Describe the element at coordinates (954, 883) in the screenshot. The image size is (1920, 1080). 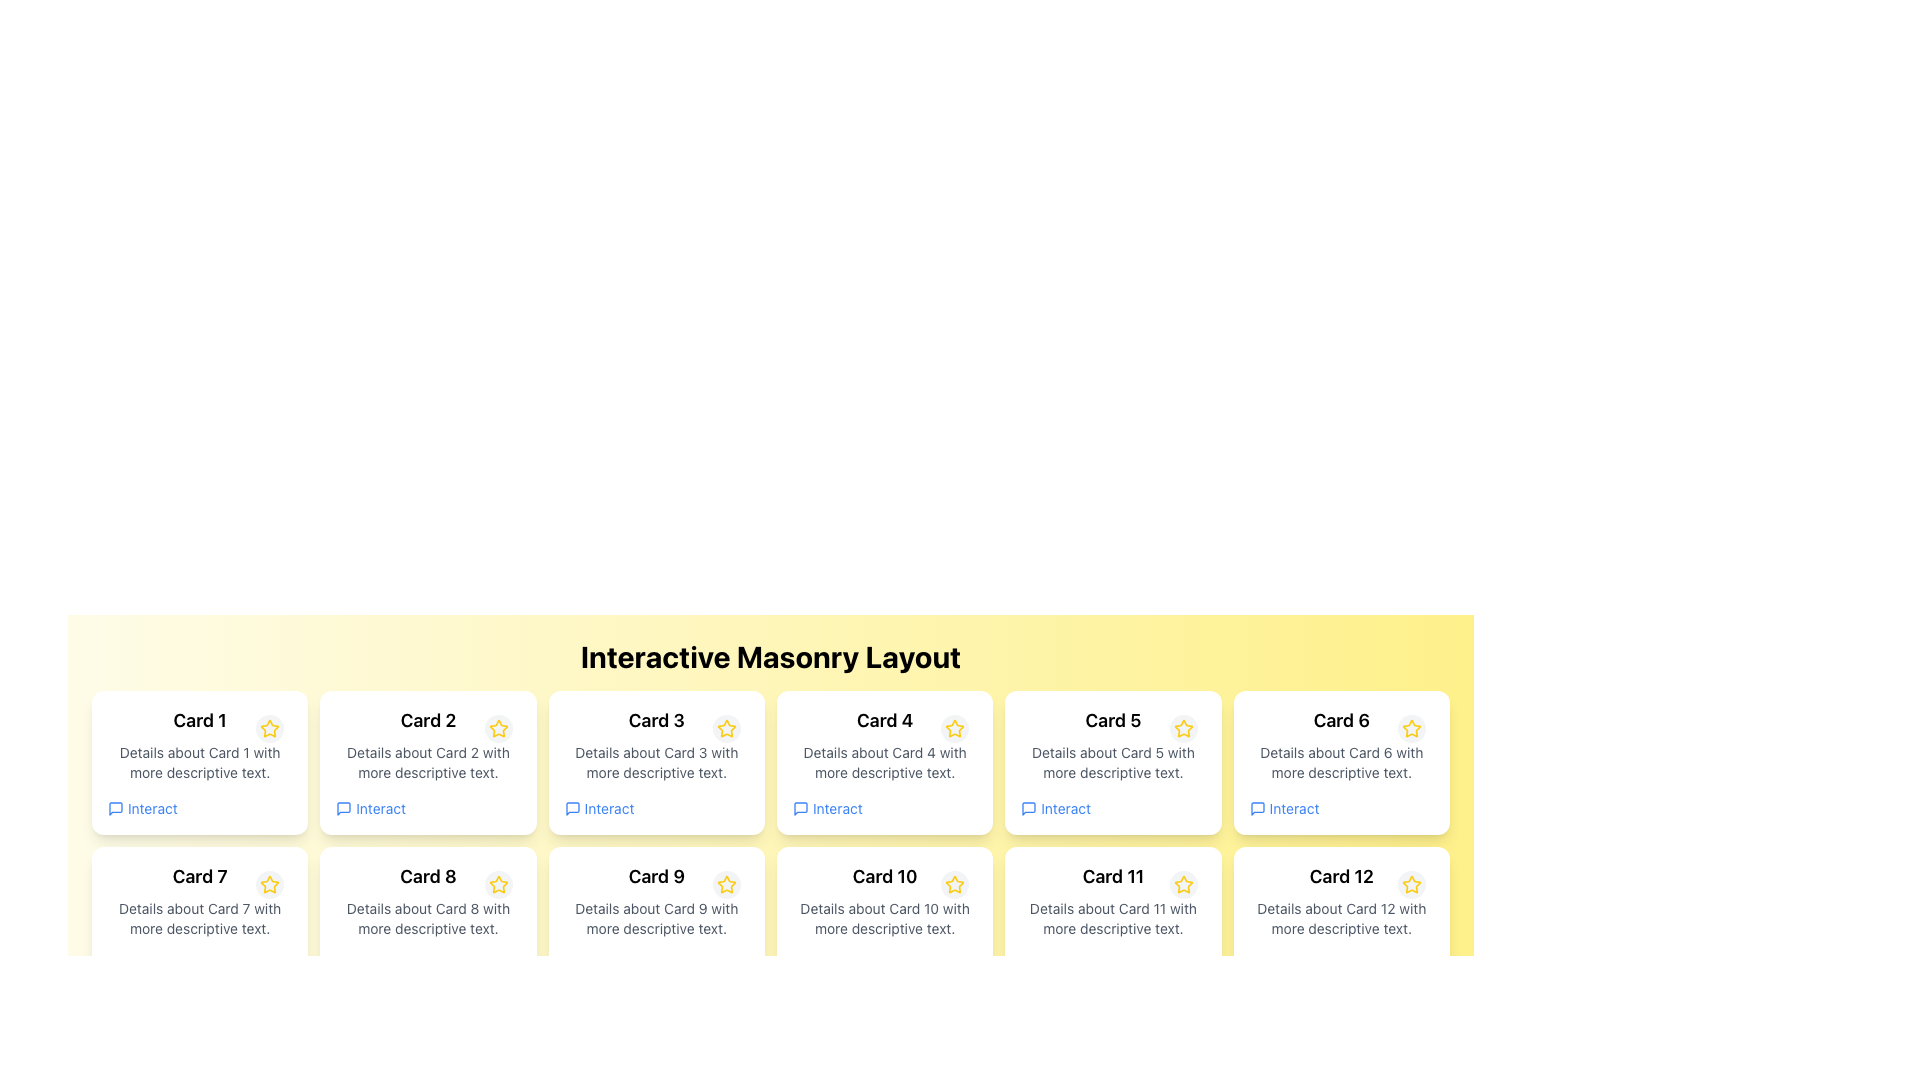
I see `the star icon located at the top right corner of 'Card 10' to favorite or unfavorite the card` at that location.